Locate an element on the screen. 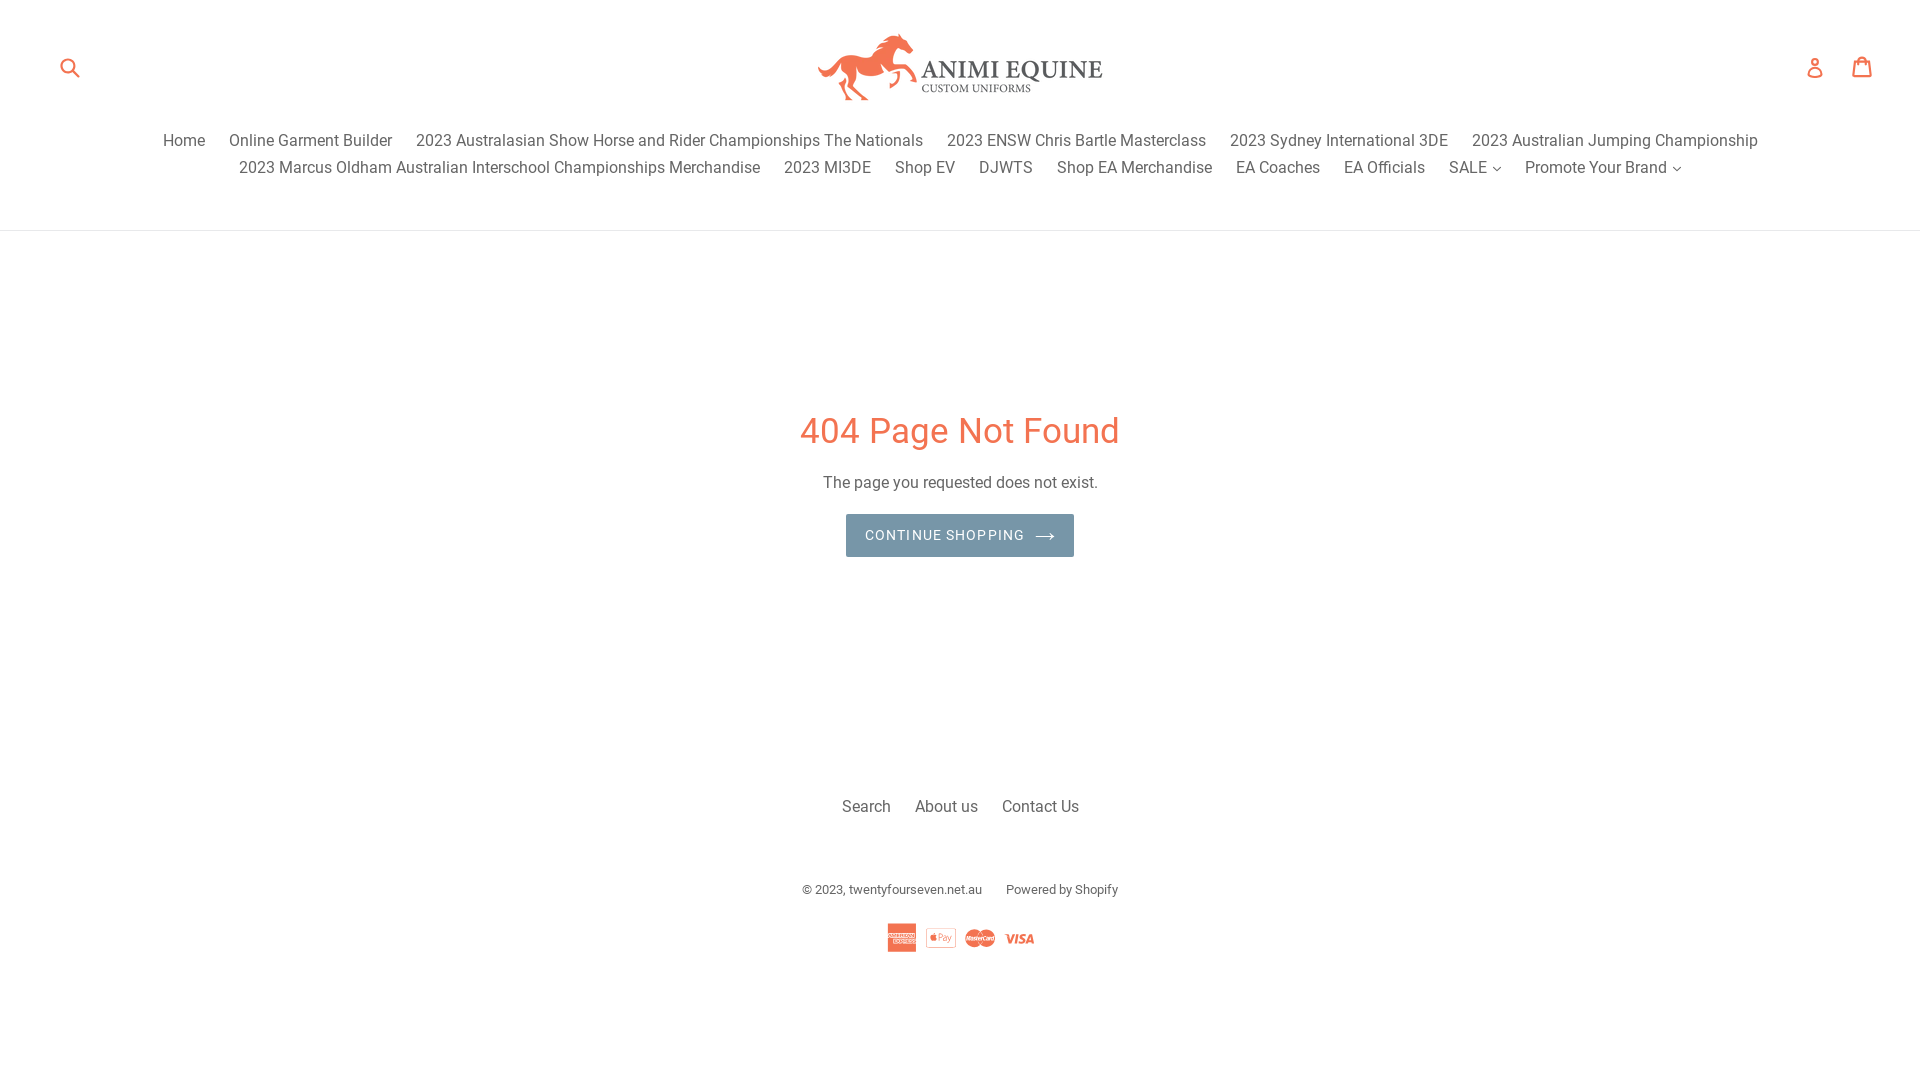 This screenshot has width=1920, height=1080. '2023 Sydney International 3DE' is located at coordinates (1339, 141).